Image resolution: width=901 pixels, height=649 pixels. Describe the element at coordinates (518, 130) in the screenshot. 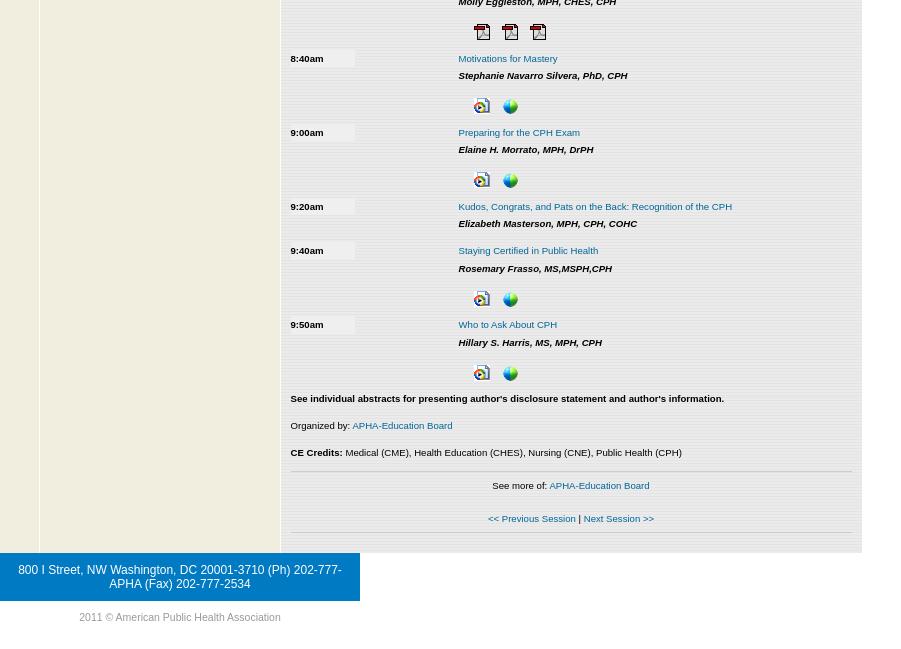

I see `'Preparing for the CPH Exam'` at that location.